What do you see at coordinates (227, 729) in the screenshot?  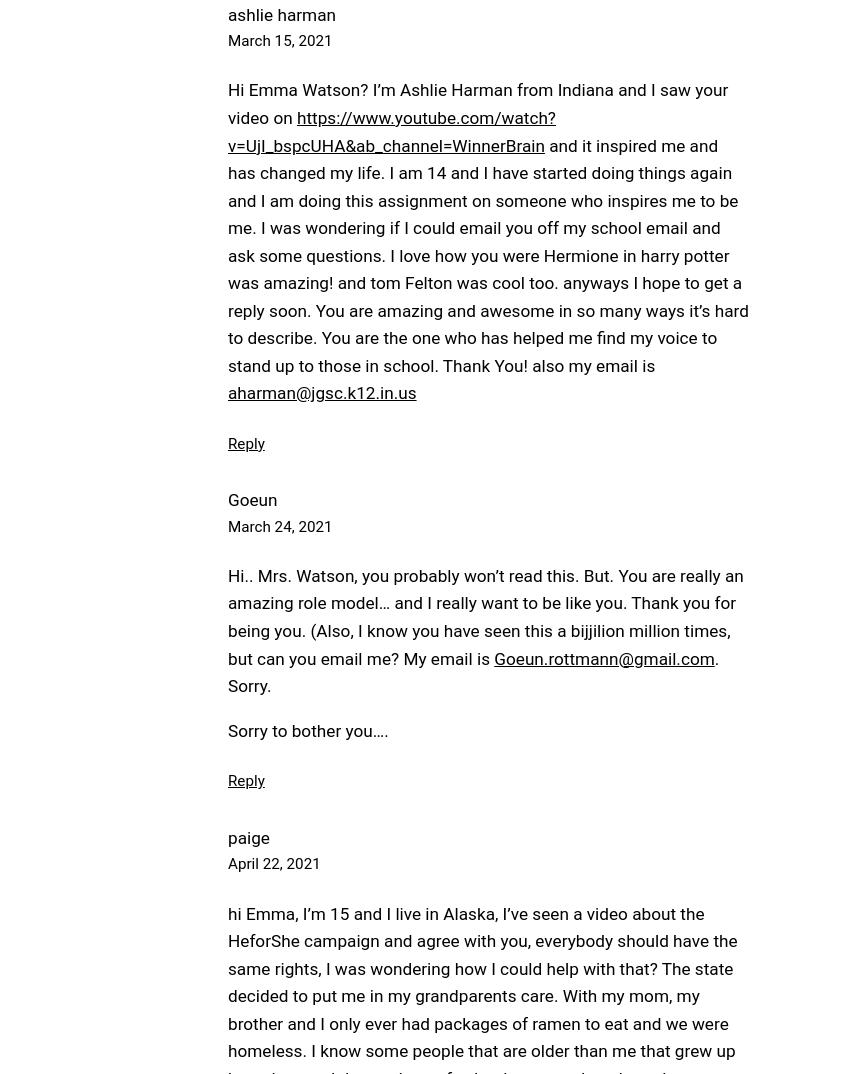 I see `'Sorry to bother you….'` at bounding box center [227, 729].